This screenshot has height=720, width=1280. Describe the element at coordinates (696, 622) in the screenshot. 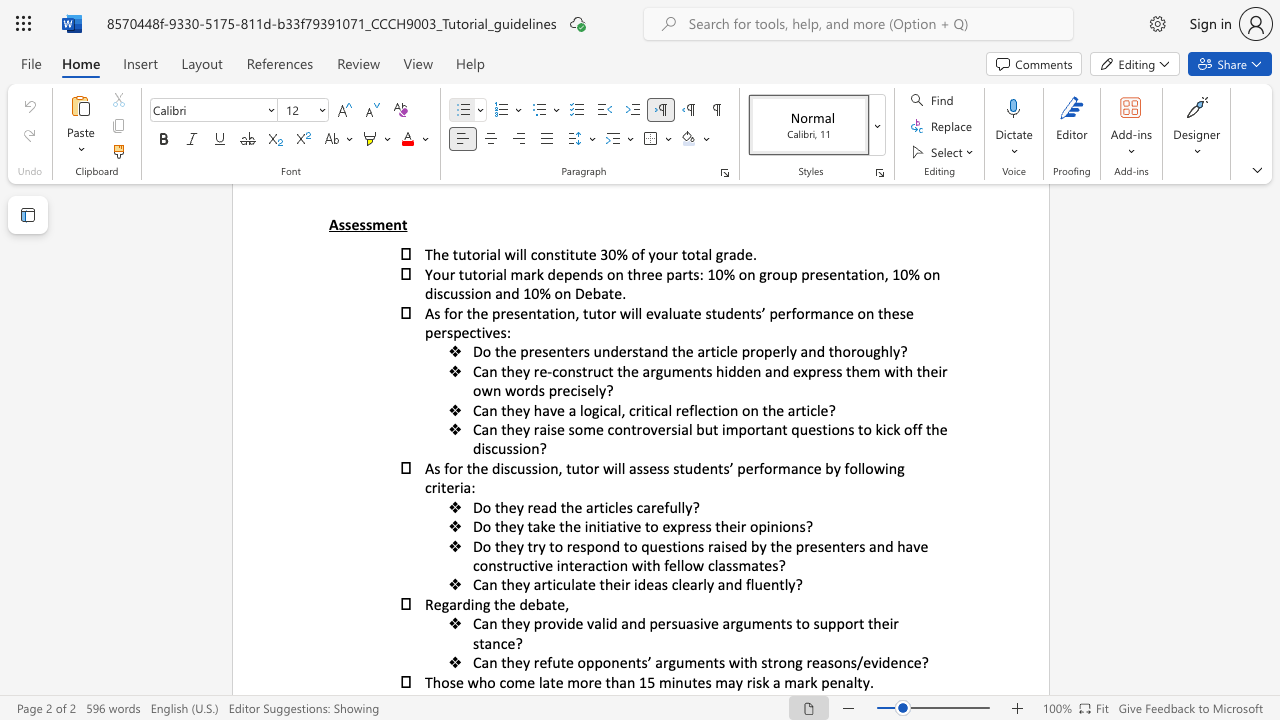

I see `the 2th character "s" in the text` at that location.